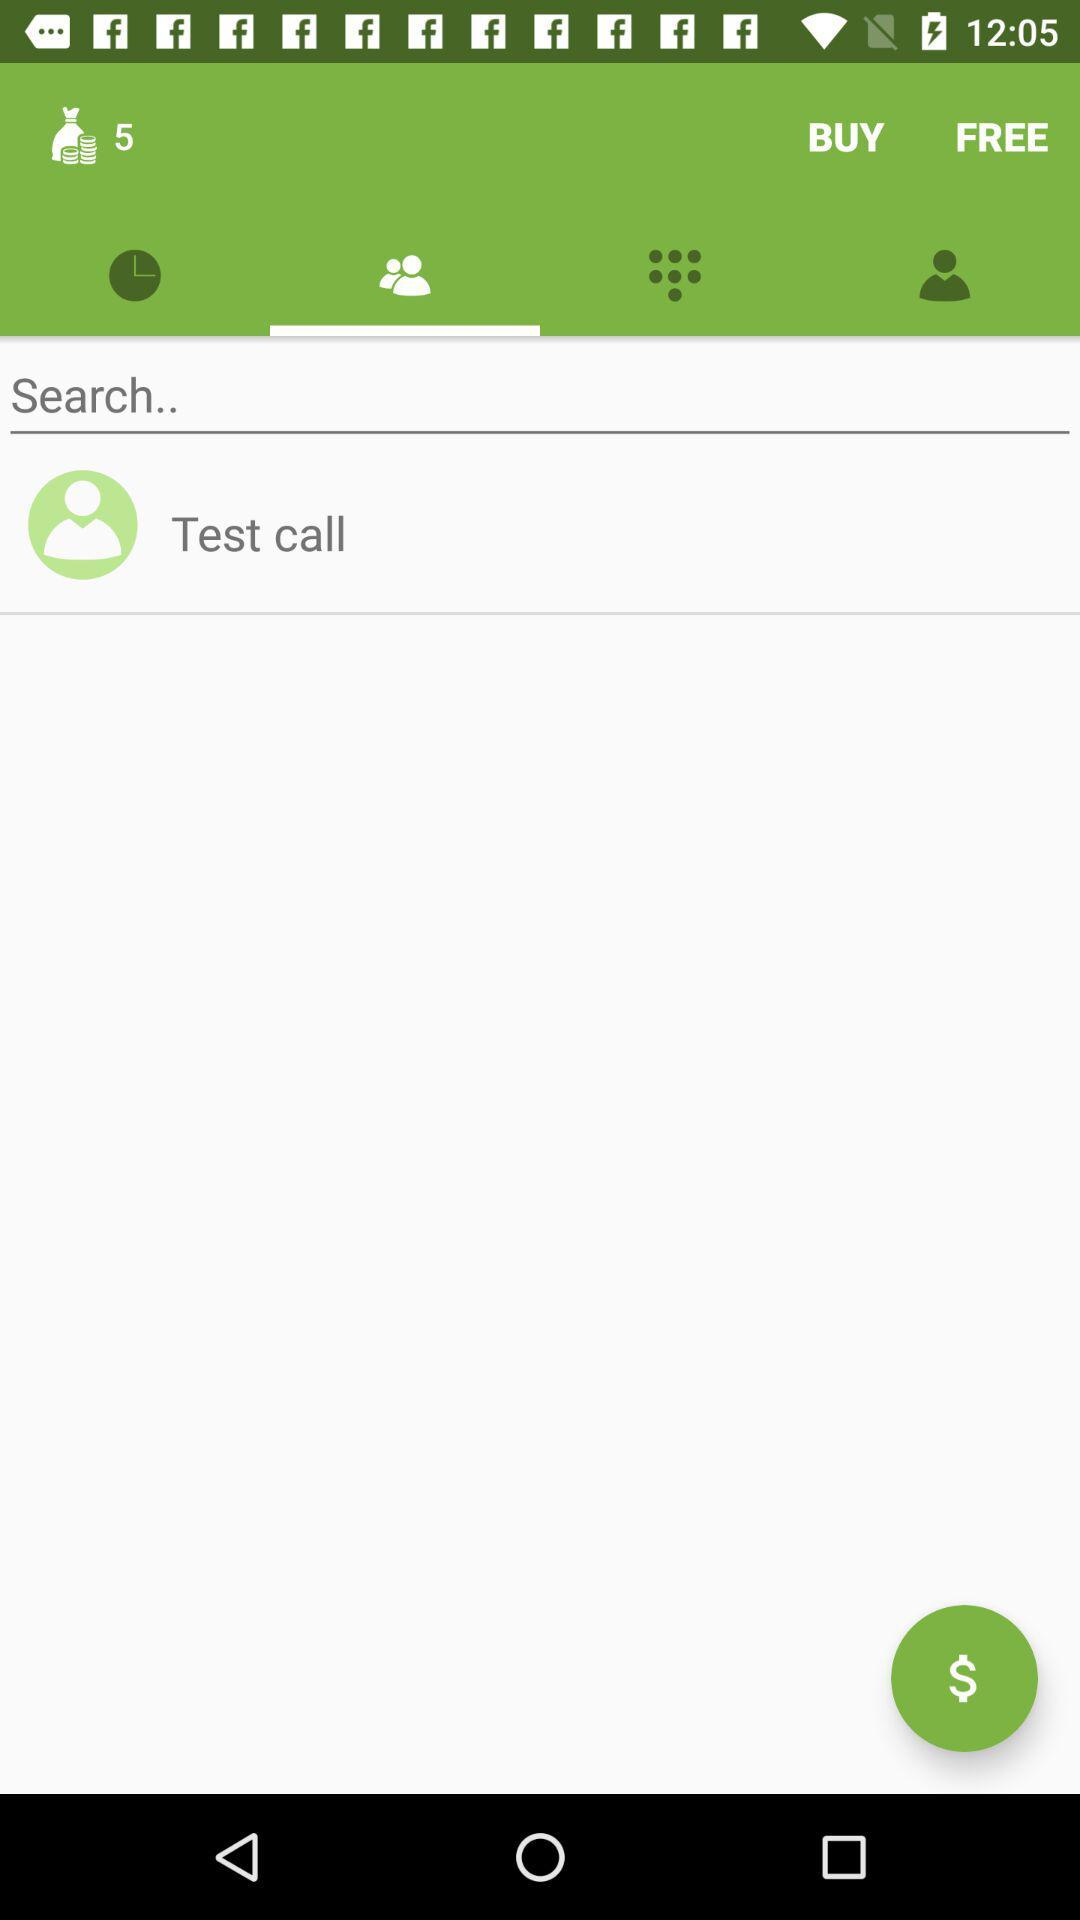  Describe the element at coordinates (611, 532) in the screenshot. I see `test call` at that location.